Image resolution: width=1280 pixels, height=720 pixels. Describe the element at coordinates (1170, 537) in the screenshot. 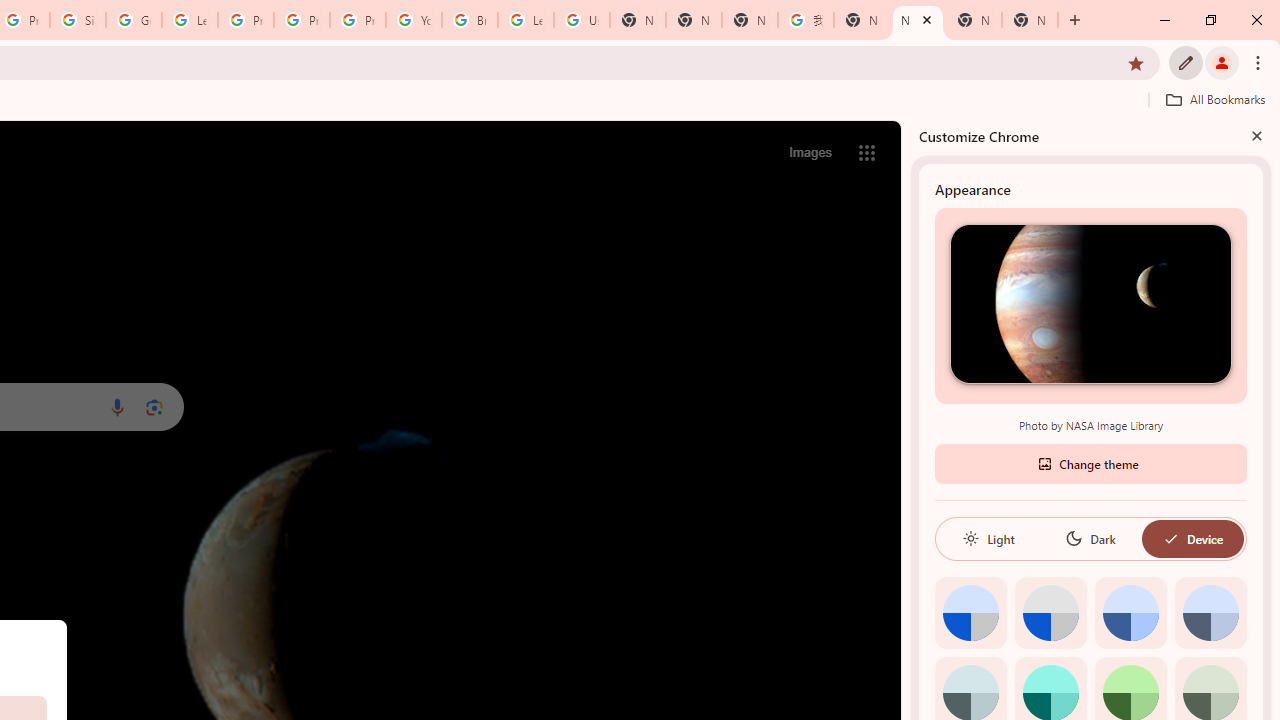

I see `'AutomationID: baseSvg'` at that location.